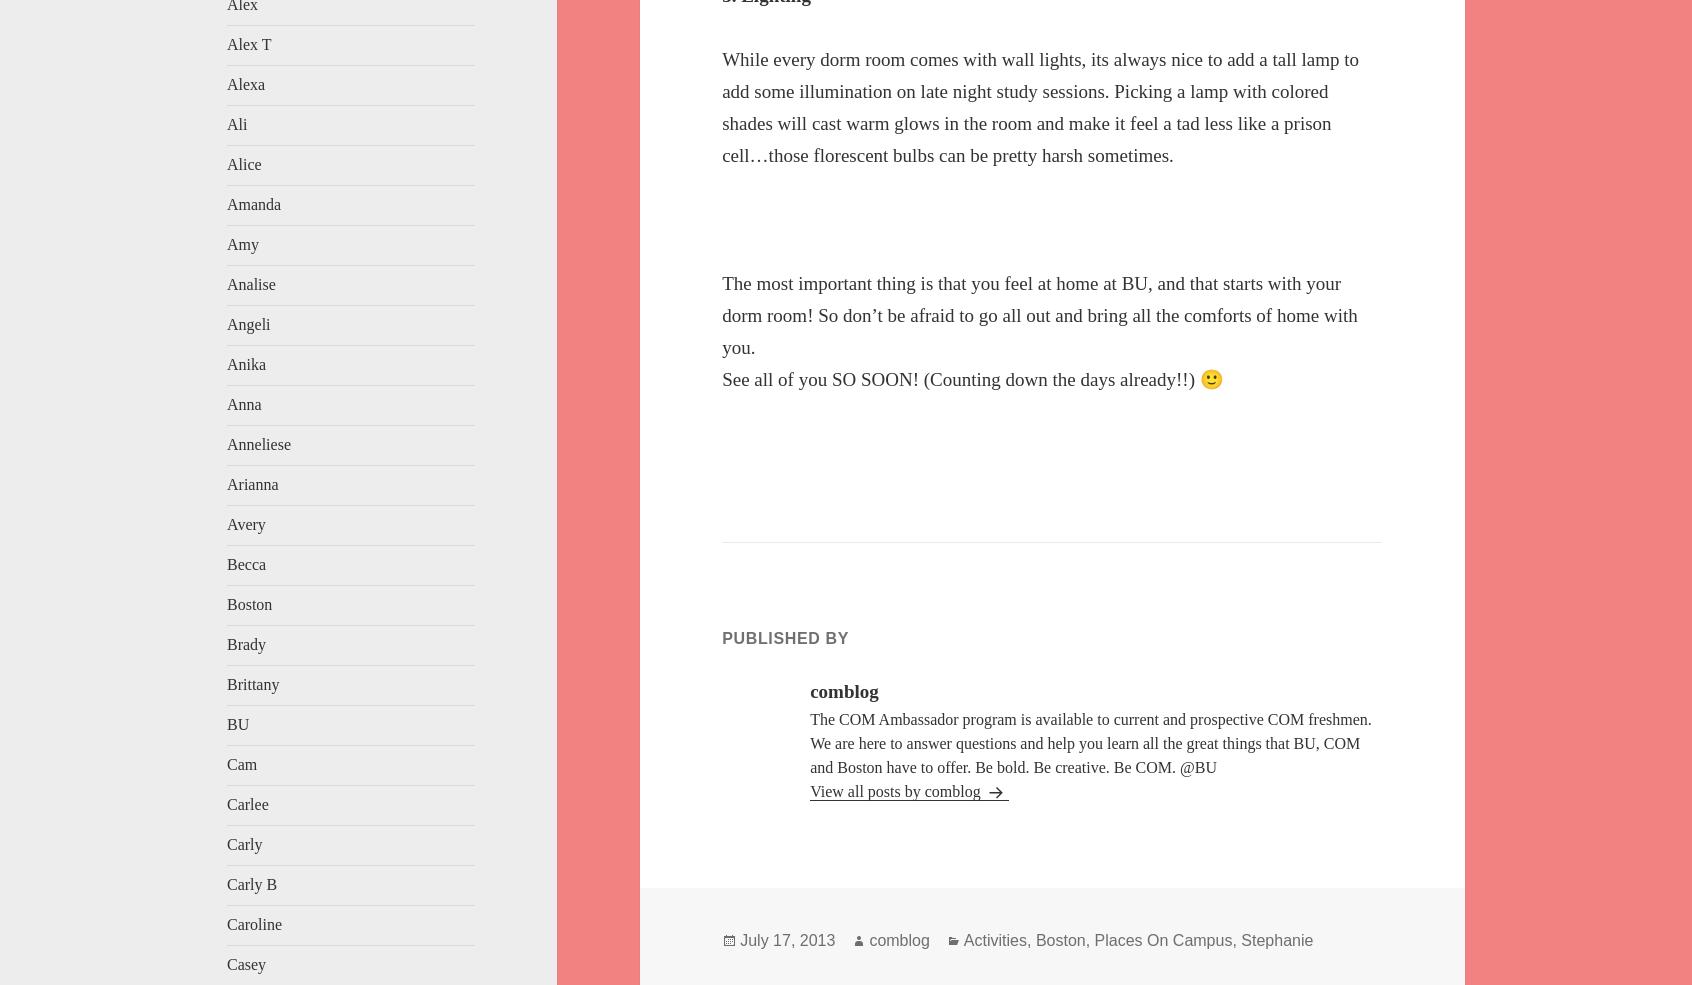 This screenshot has height=985, width=1692. Describe the element at coordinates (1039, 106) in the screenshot. I see `'While every dorm room comes with wall lights, its always nice to add a tall lamp to add some illumination on late night study sessions. Picking a lamp with colored shades will cast warm glows in the room and make it feel a tad less like a prison cell…those florescent bulbs can be pretty harsh sometimes.'` at that location.